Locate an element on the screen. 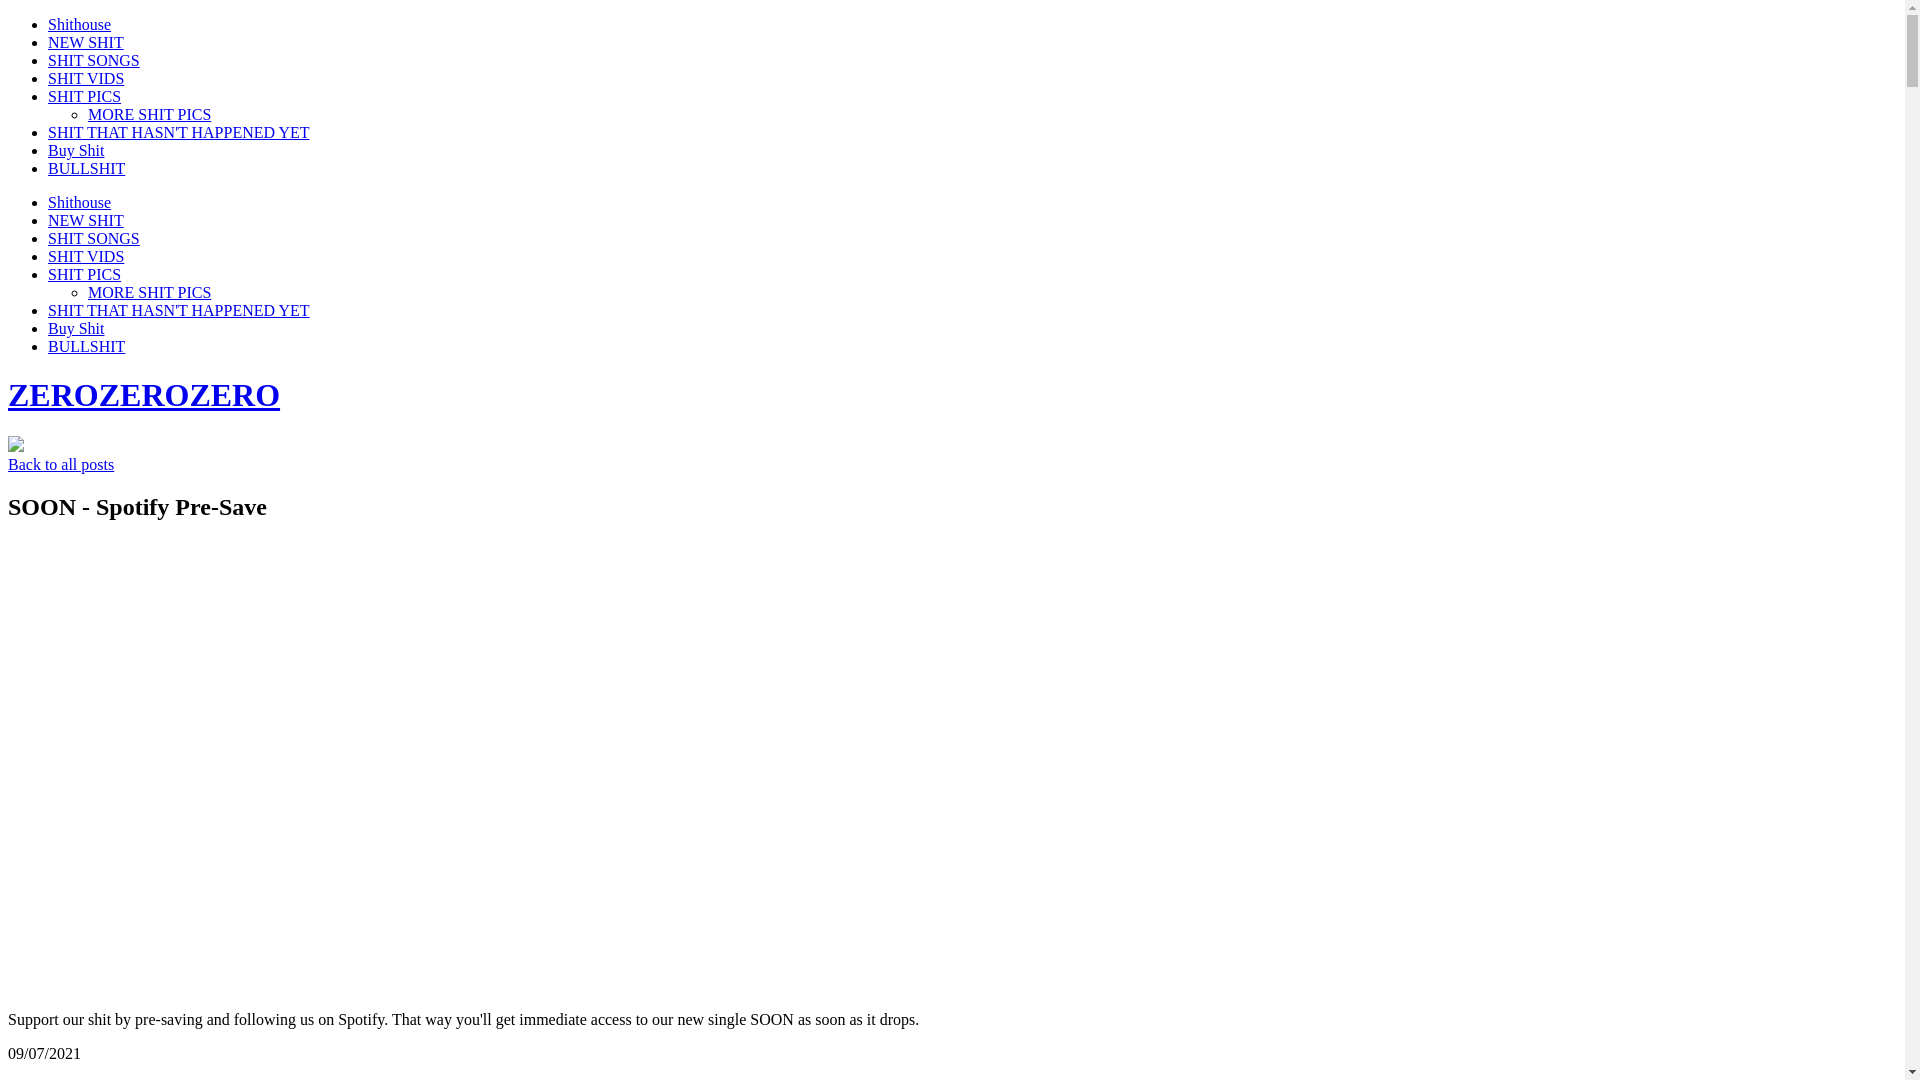 The height and width of the screenshot is (1080, 1920). 'SHIT PICS' is located at coordinates (83, 96).